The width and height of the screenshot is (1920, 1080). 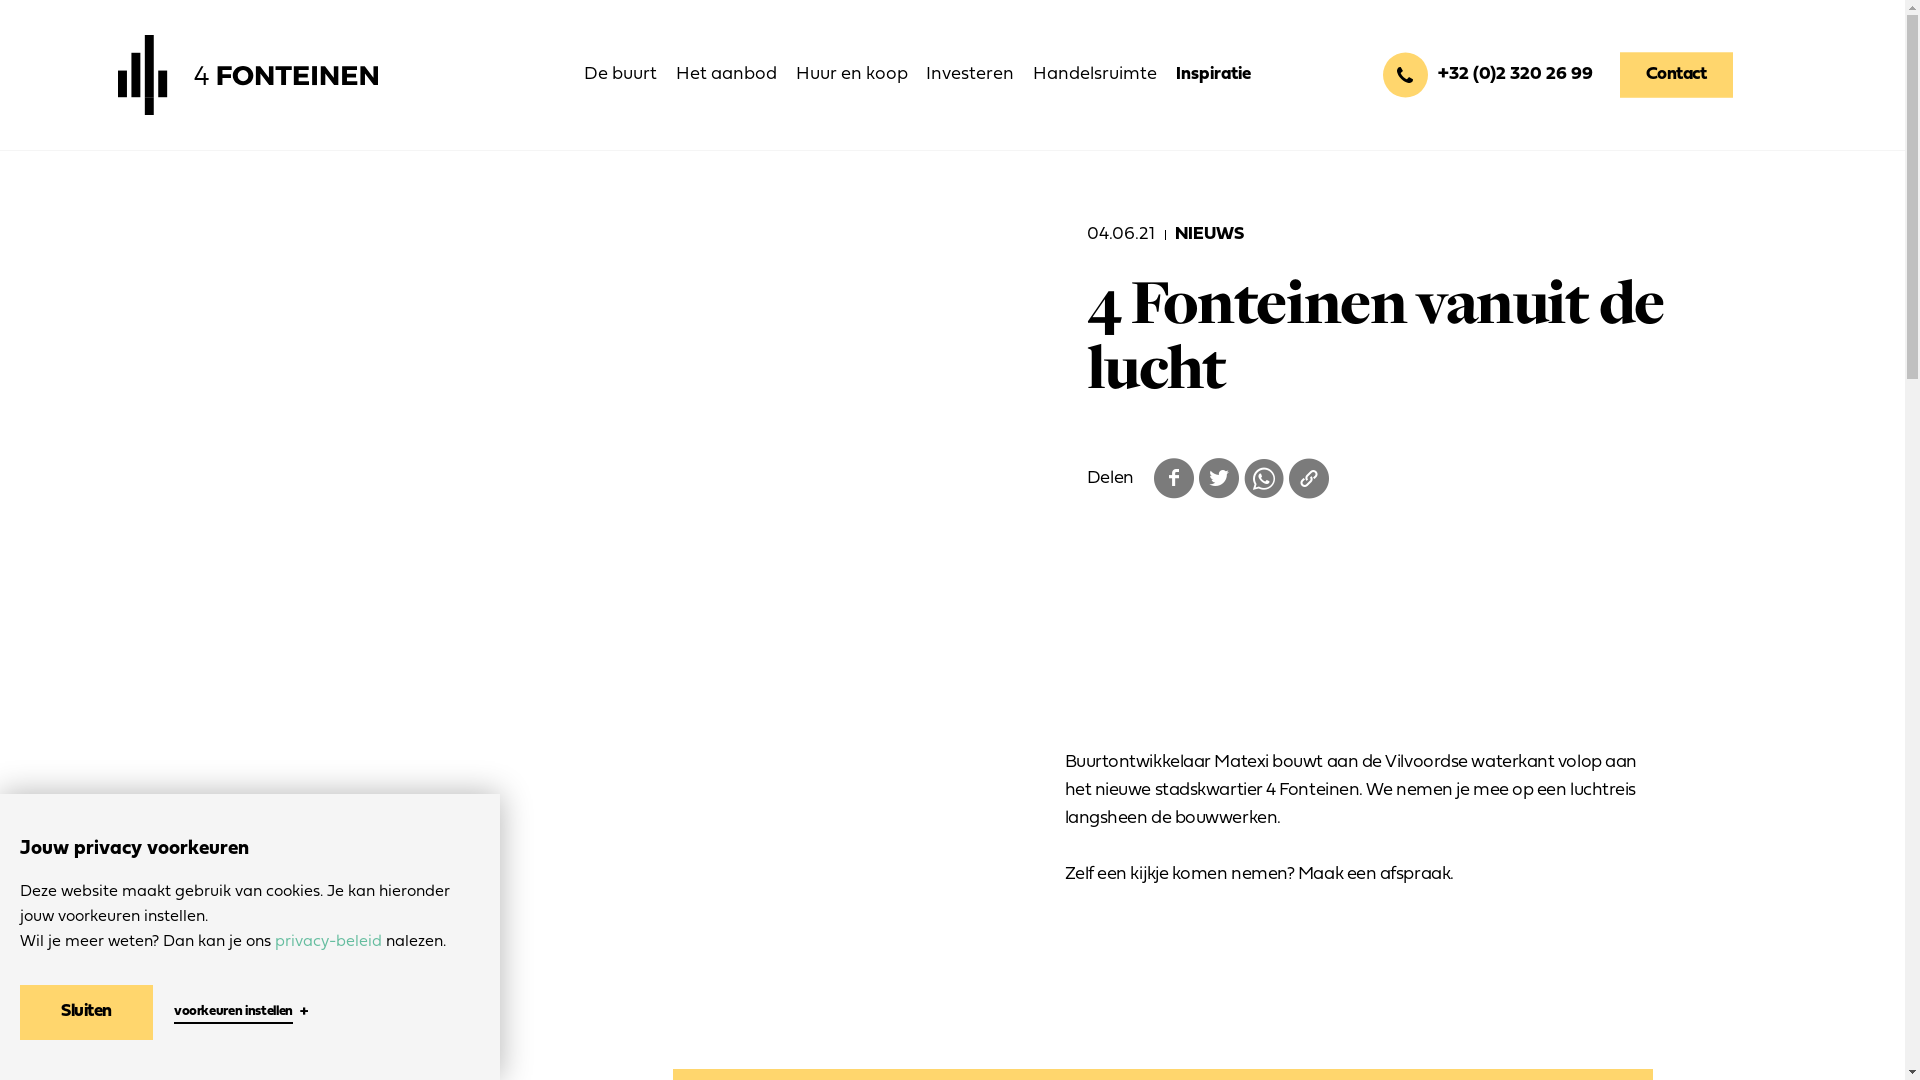 I want to click on 'Huur en koop', so click(x=851, y=73).